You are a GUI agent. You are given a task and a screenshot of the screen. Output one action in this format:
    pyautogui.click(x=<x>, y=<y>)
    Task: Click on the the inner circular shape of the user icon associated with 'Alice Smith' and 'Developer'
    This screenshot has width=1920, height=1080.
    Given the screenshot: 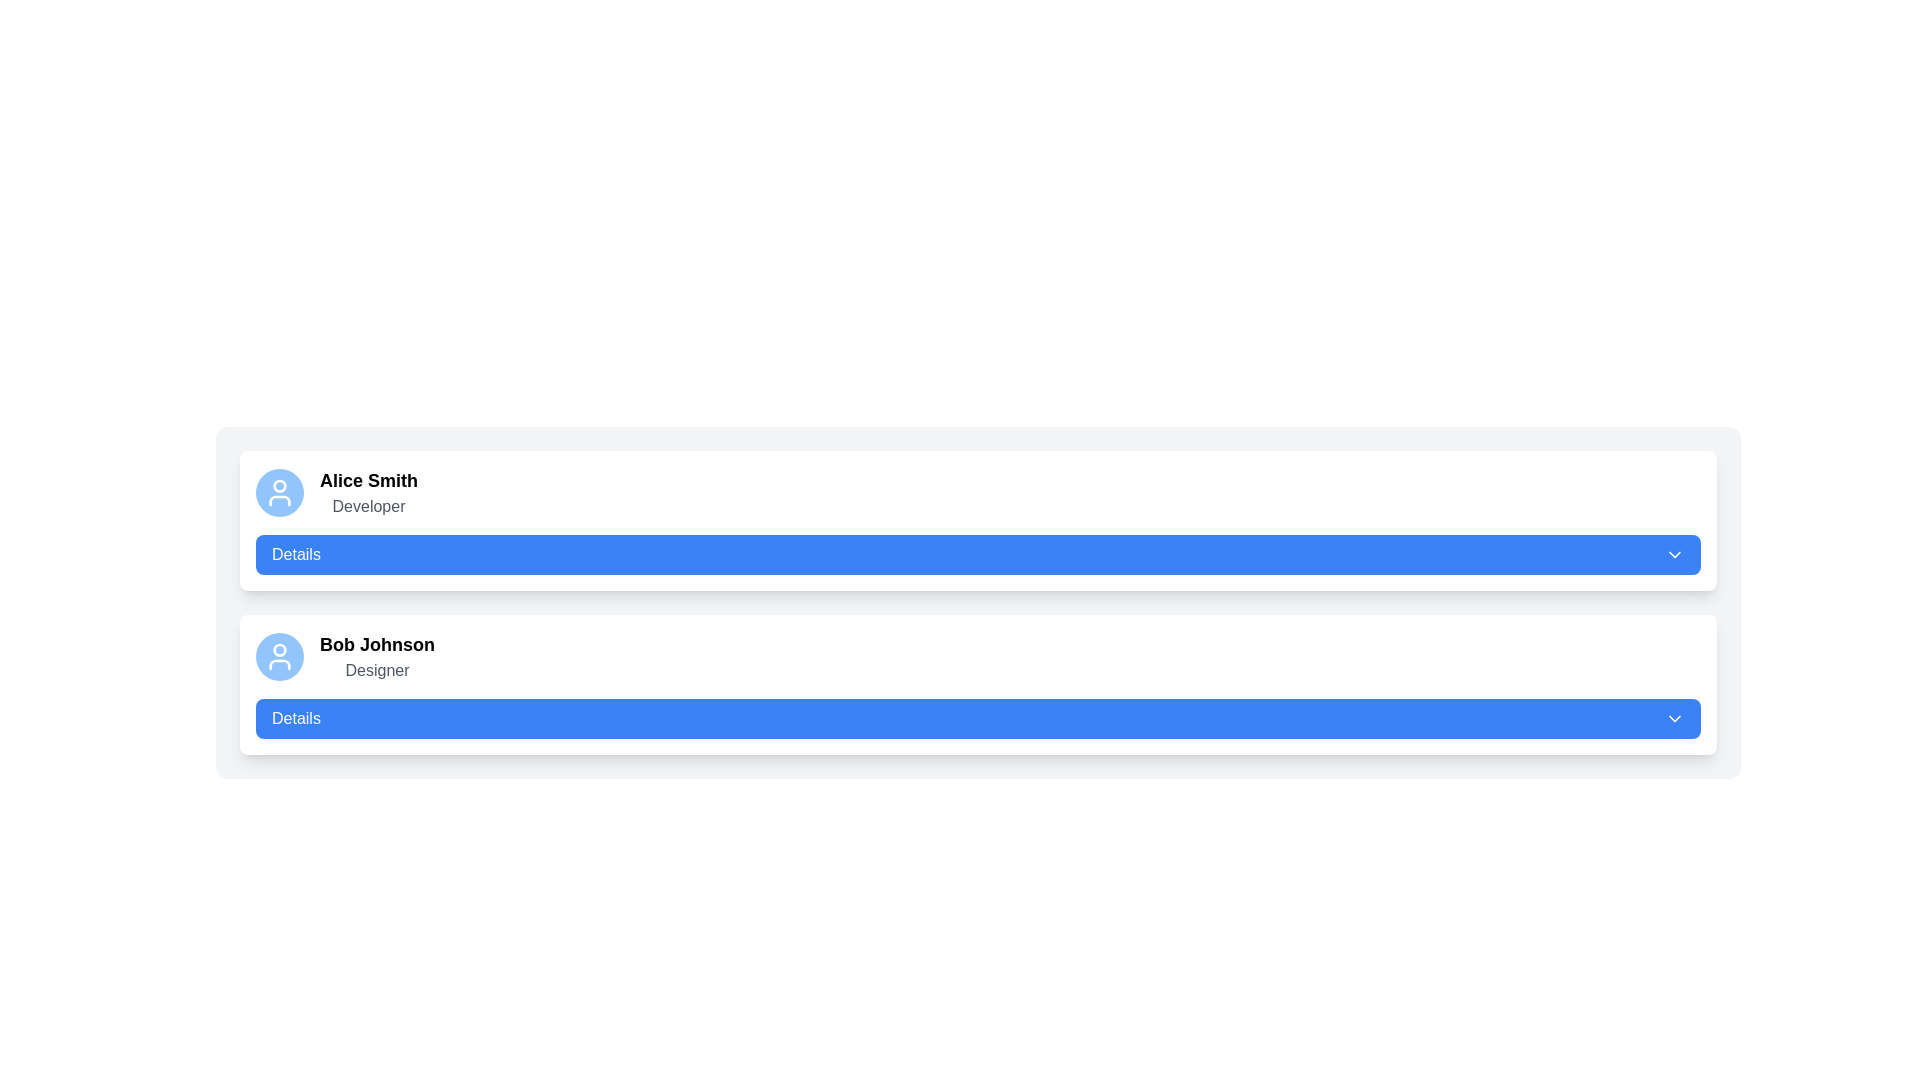 What is the action you would take?
    pyautogui.click(x=278, y=486)
    